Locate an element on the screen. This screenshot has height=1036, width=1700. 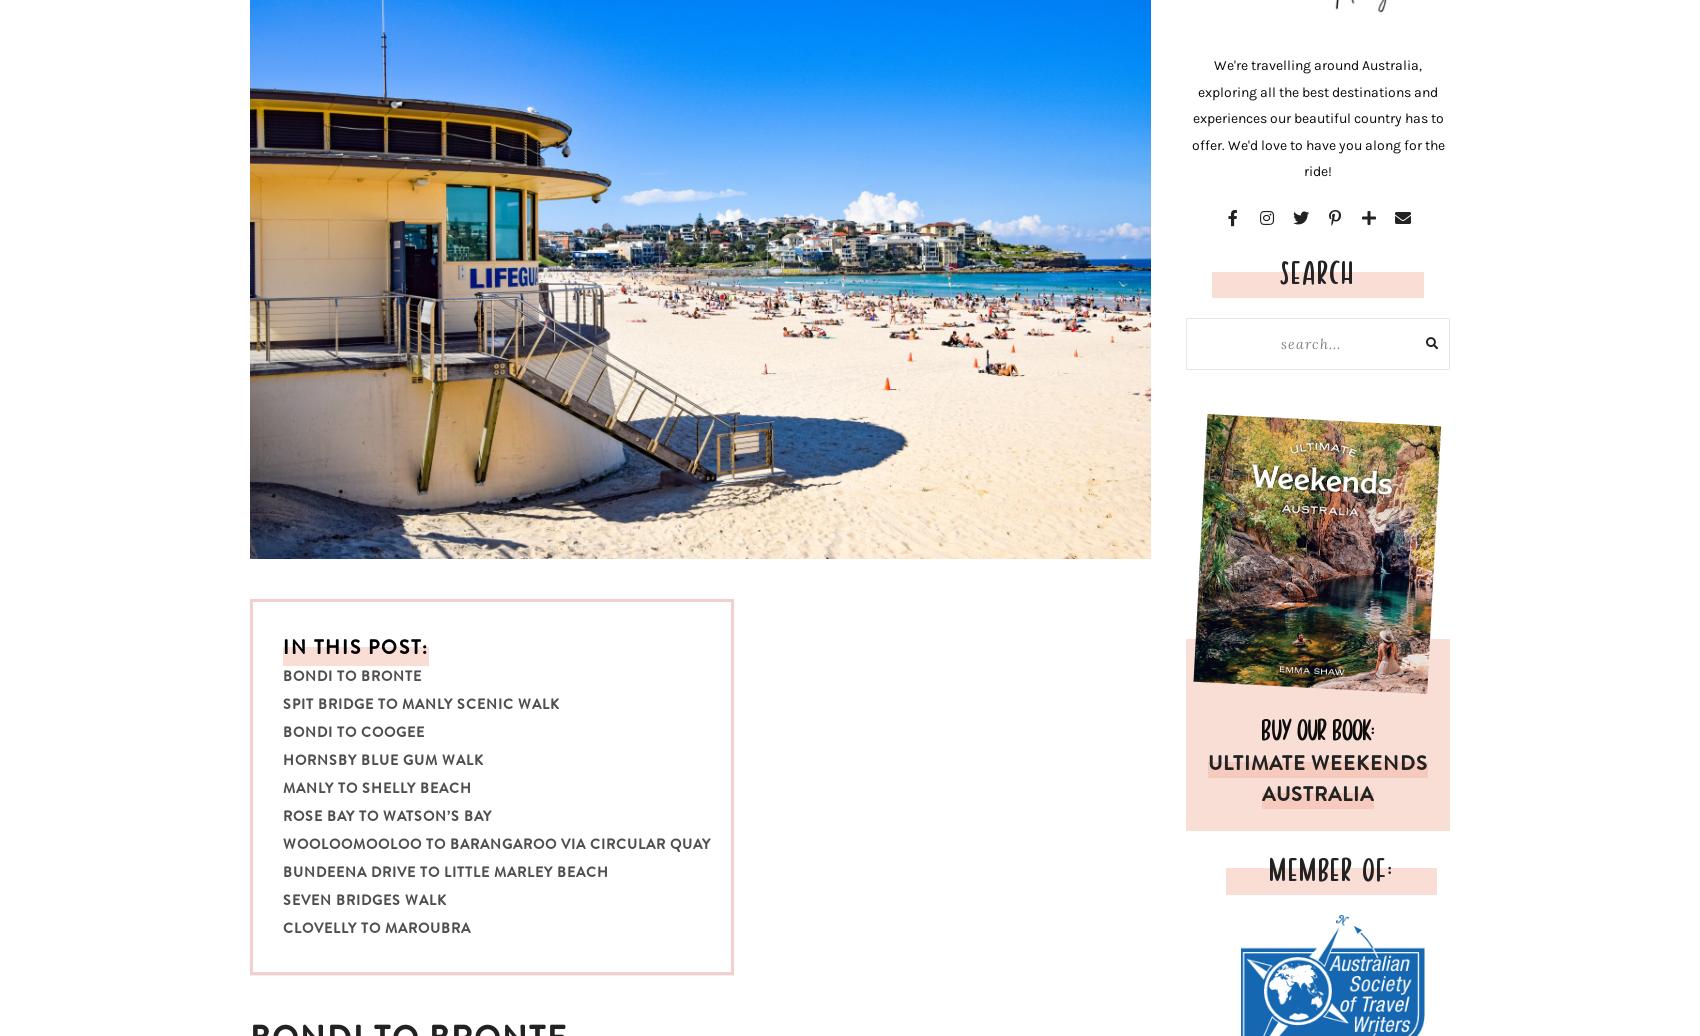
'Rose Bay to Watson’s Bay' is located at coordinates (386, 815).